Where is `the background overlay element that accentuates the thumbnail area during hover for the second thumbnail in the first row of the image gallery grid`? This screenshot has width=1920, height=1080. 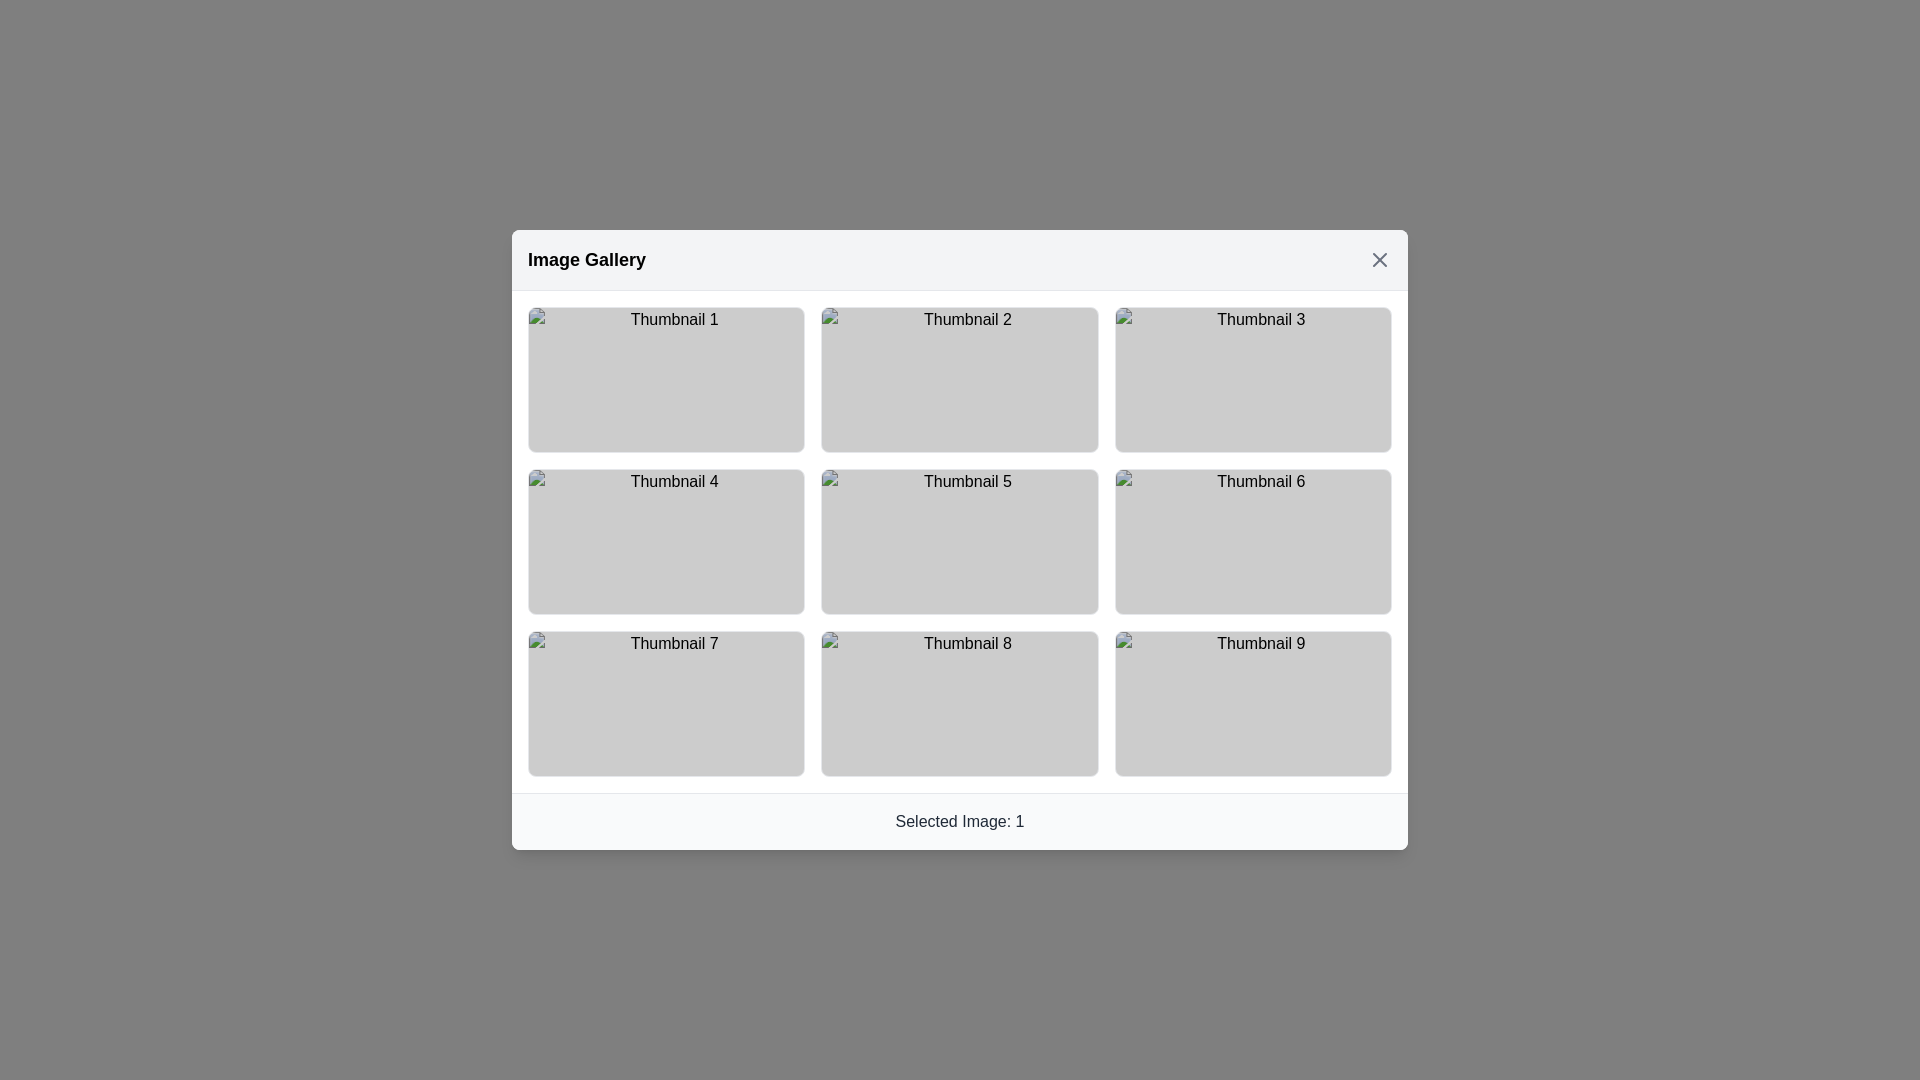 the background overlay element that accentuates the thumbnail area during hover for the second thumbnail in the first row of the image gallery grid is located at coordinates (960, 380).